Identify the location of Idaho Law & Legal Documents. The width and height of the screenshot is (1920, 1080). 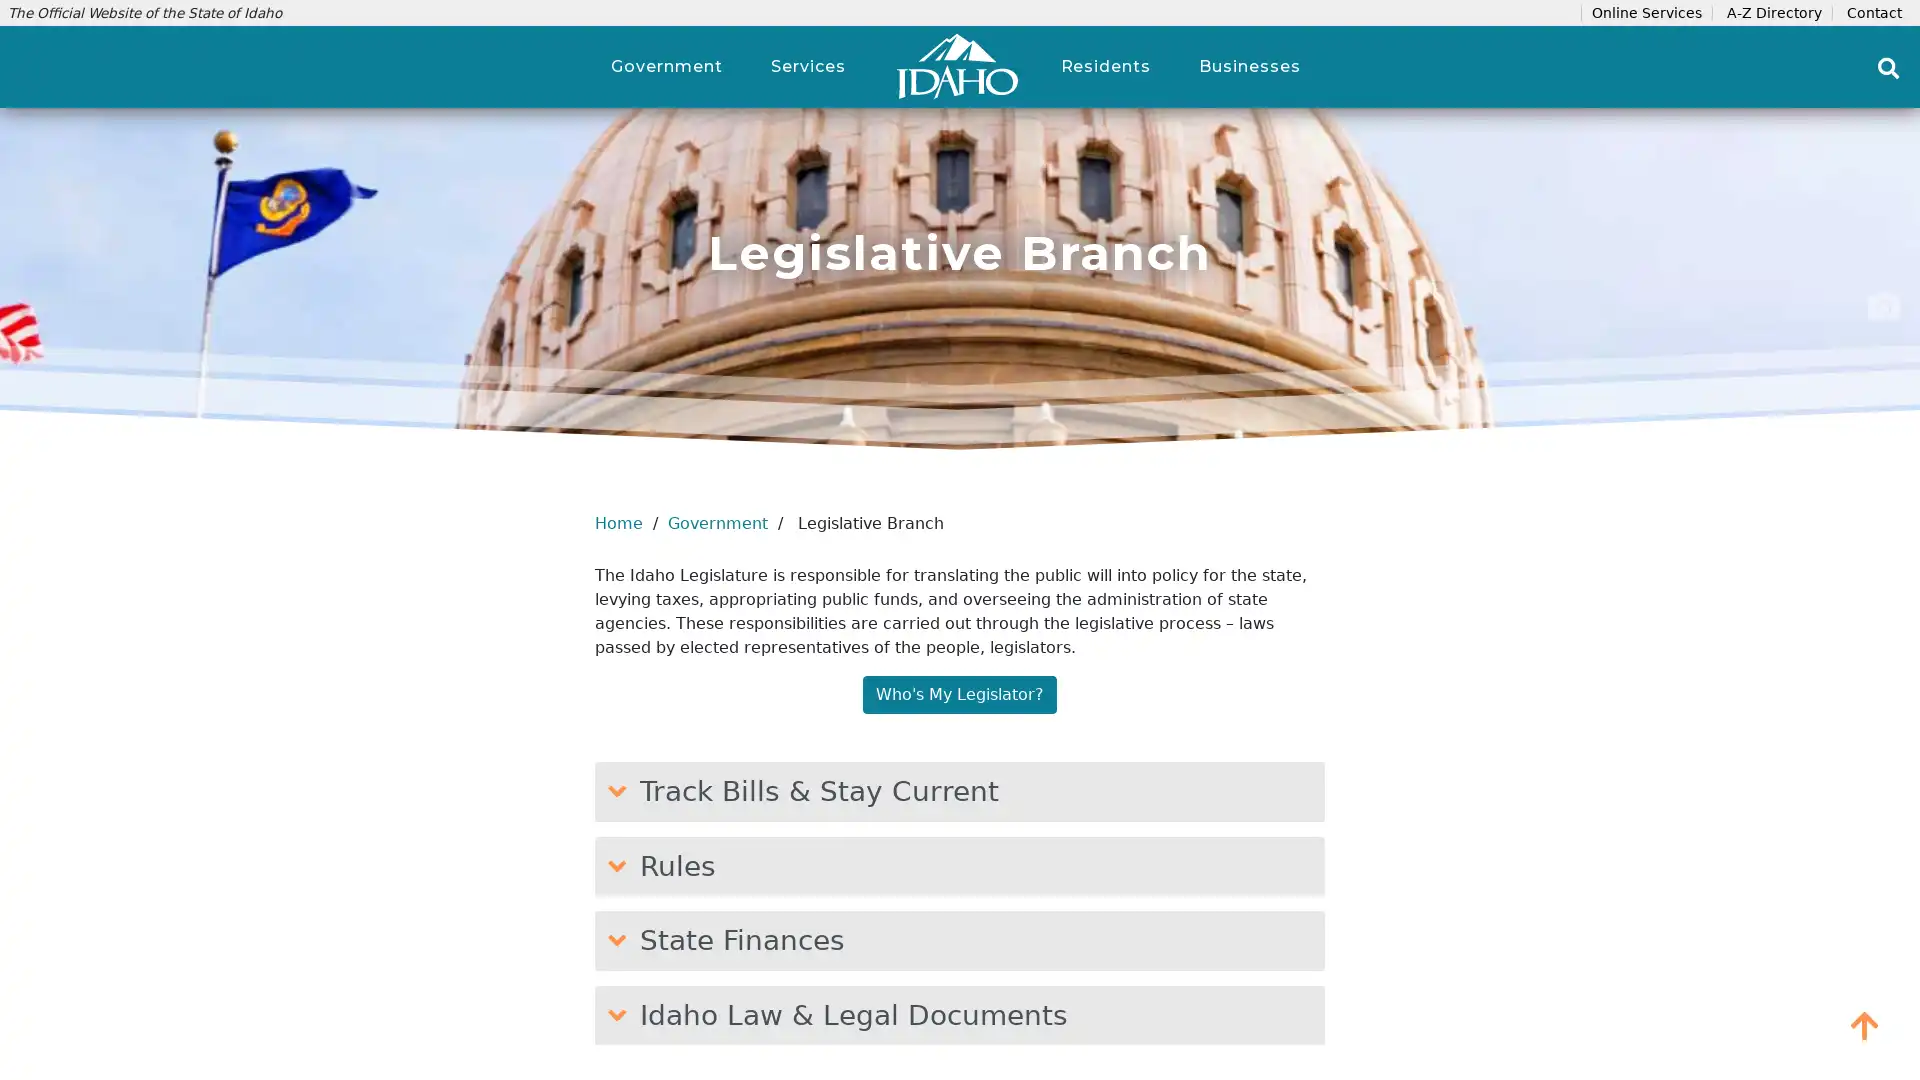
(960, 1014).